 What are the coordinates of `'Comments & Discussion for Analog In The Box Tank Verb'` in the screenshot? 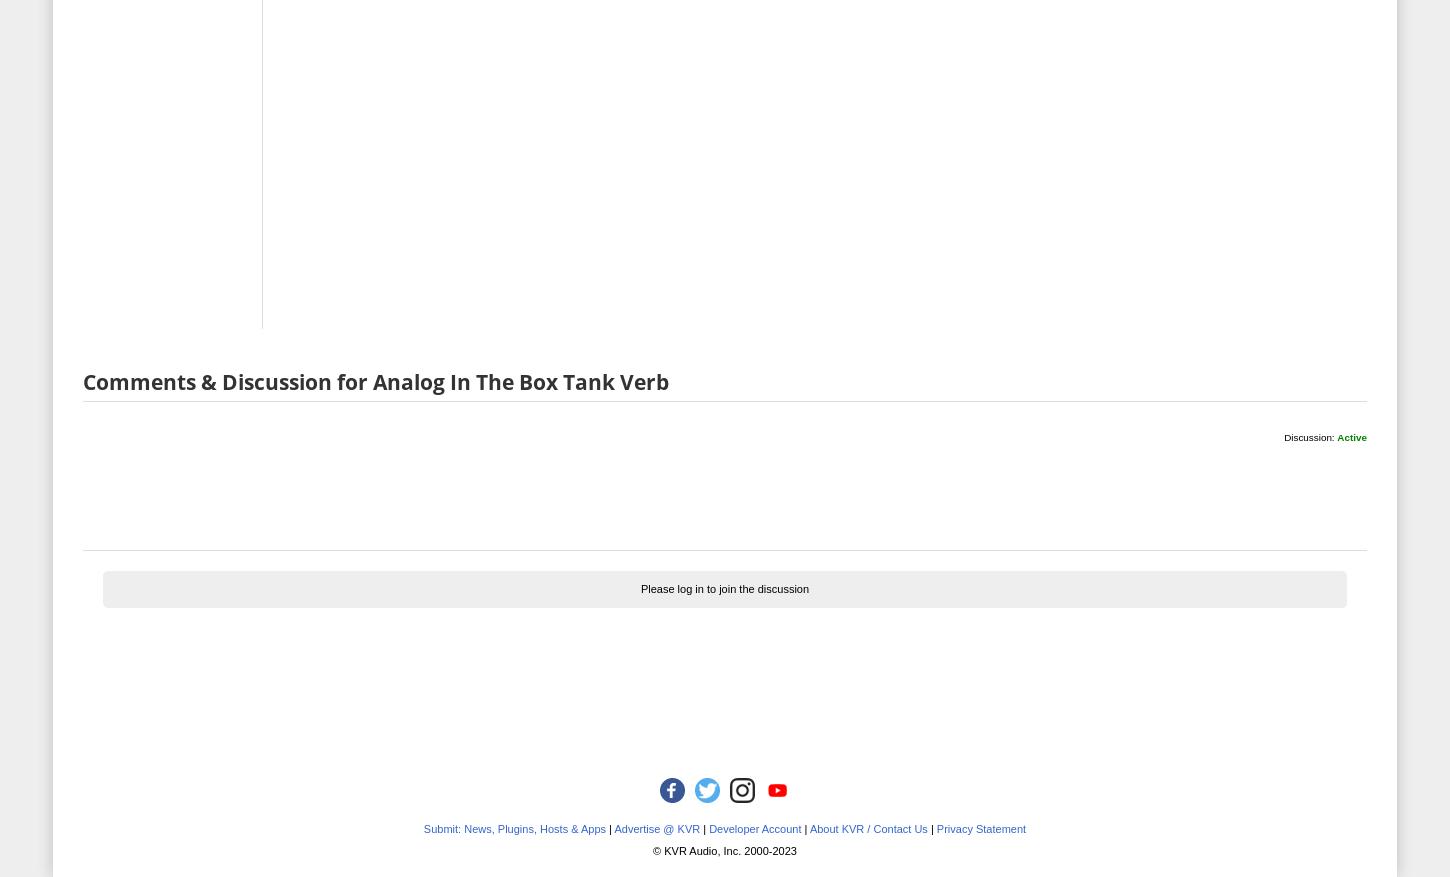 It's located at (374, 382).